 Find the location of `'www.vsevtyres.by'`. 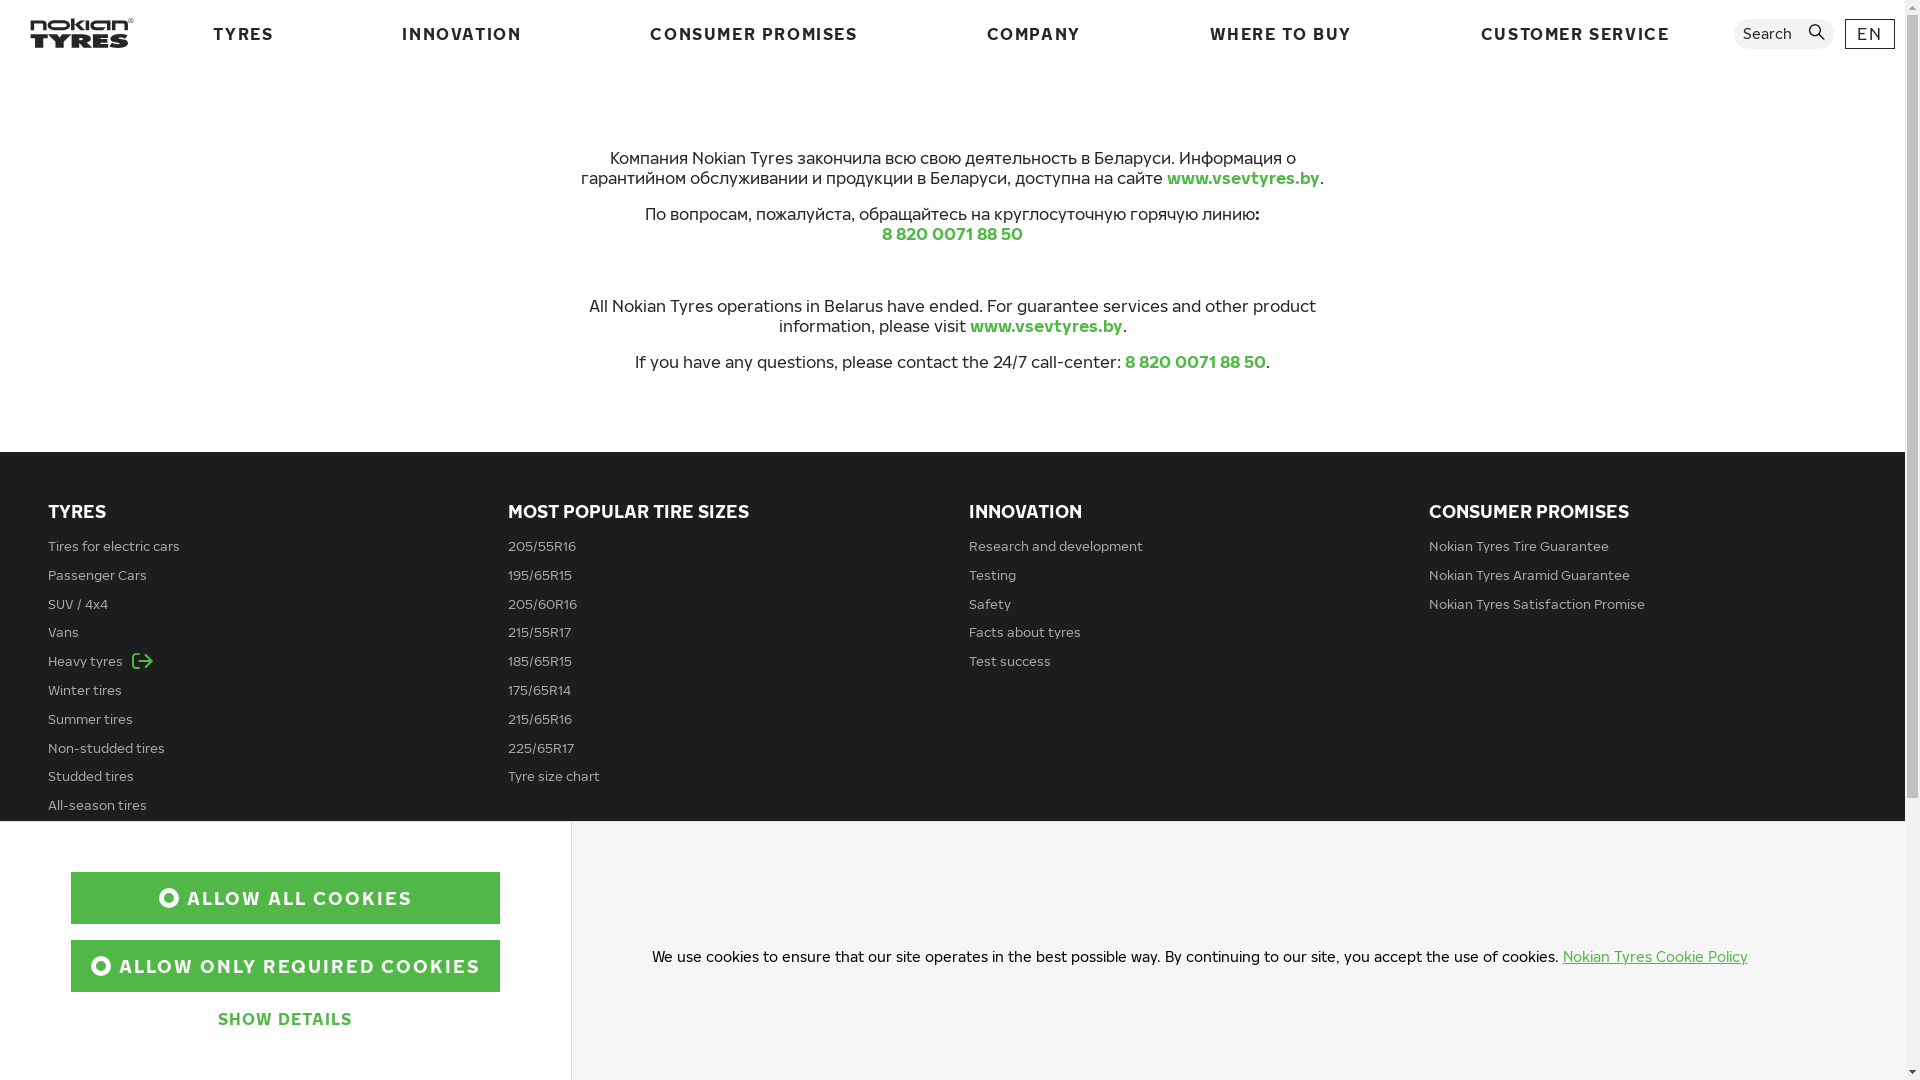

'www.vsevtyres.by' is located at coordinates (1045, 325).